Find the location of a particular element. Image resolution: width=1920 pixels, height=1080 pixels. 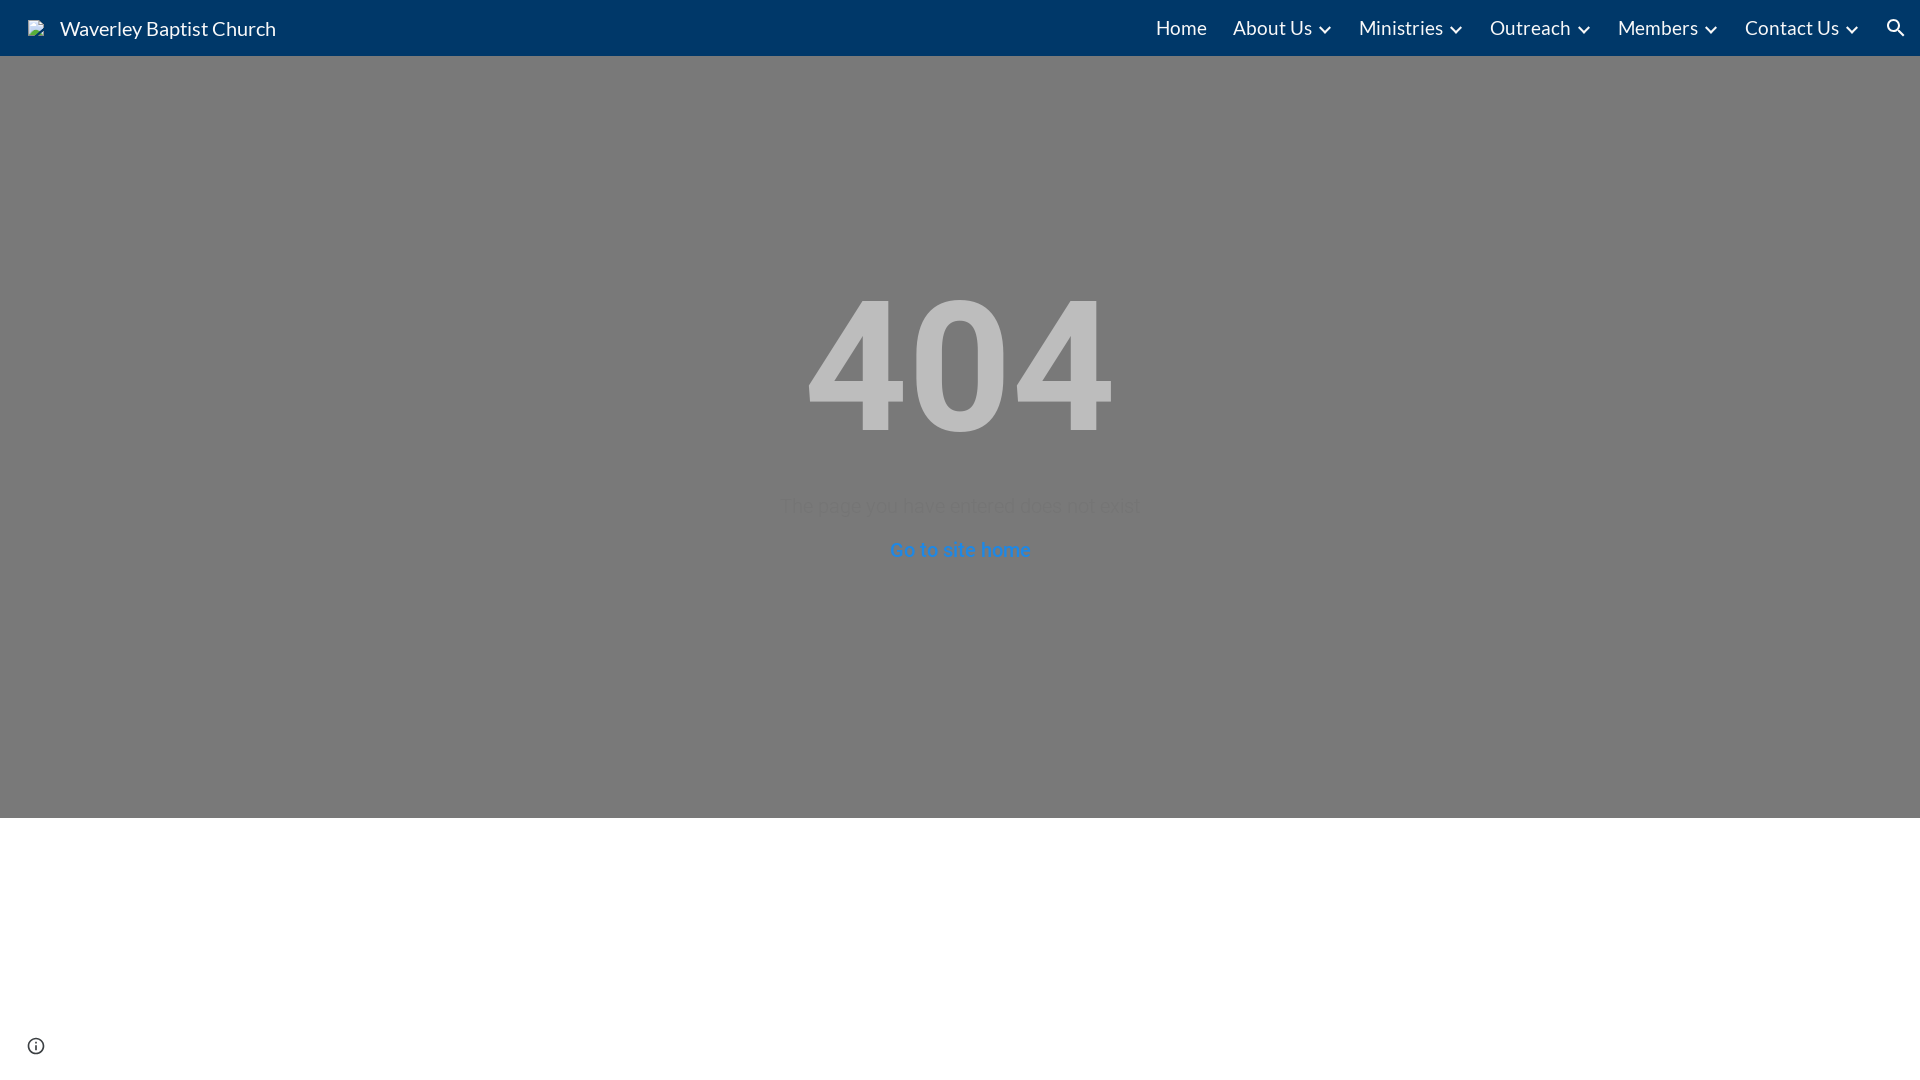

'Expand/Collapse' is located at coordinates (1582, 27).